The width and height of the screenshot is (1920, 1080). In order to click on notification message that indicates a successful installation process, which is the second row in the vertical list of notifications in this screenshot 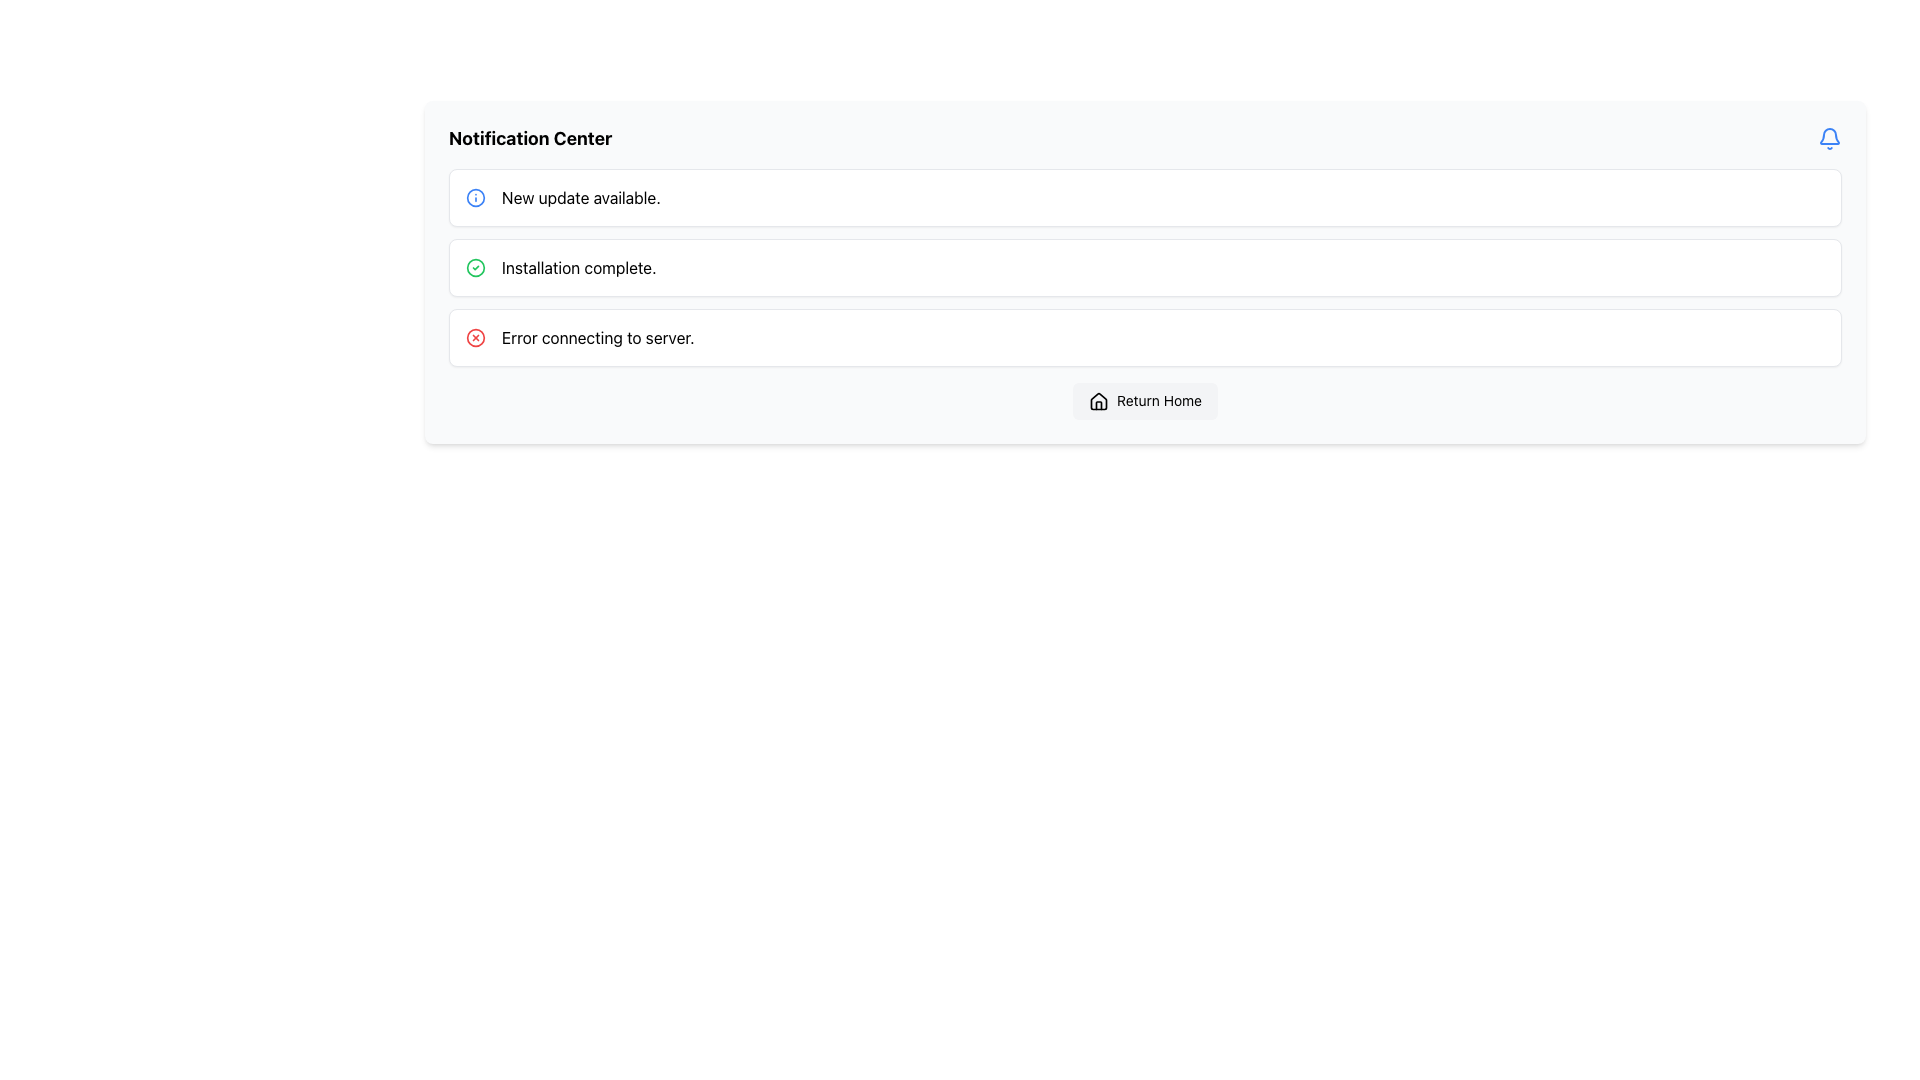, I will do `click(578, 266)`.